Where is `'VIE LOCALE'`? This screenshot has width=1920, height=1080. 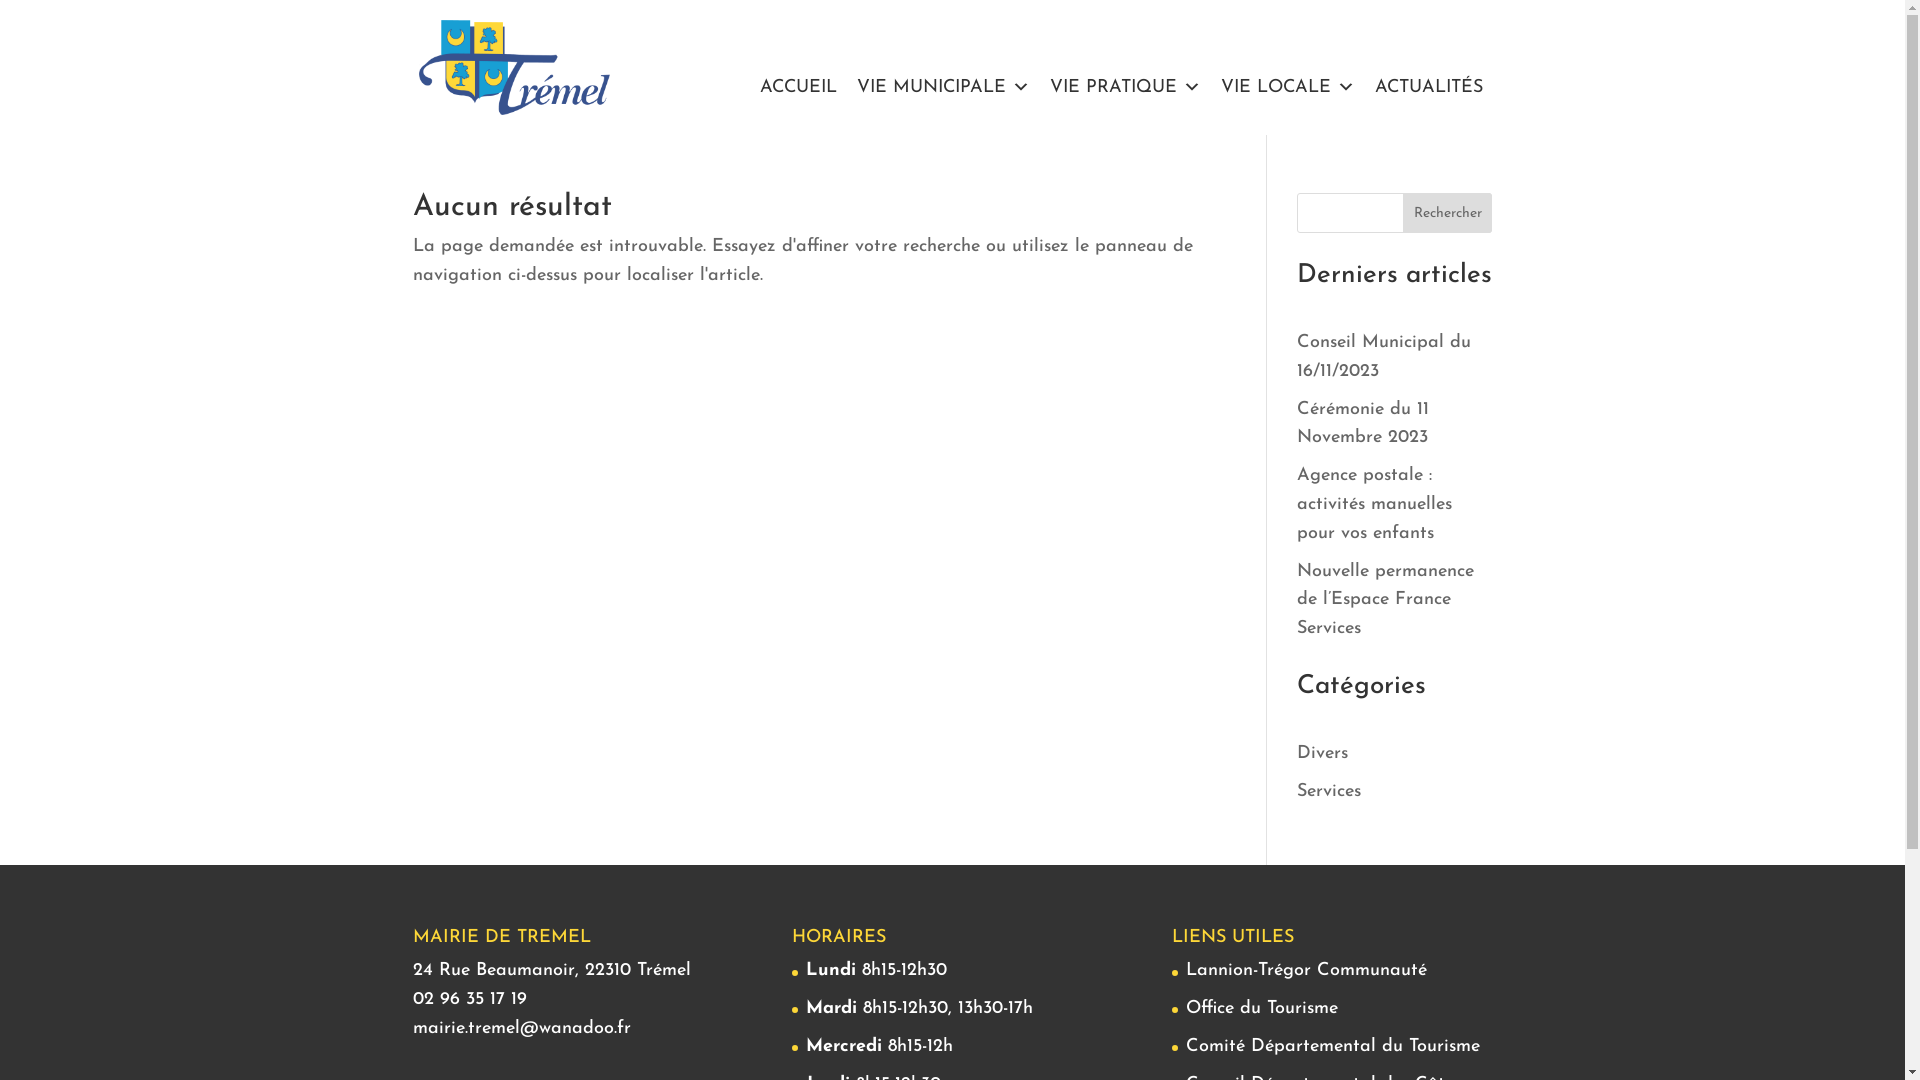
'VIE LOCALE' is located at coordinates (1286, 86).